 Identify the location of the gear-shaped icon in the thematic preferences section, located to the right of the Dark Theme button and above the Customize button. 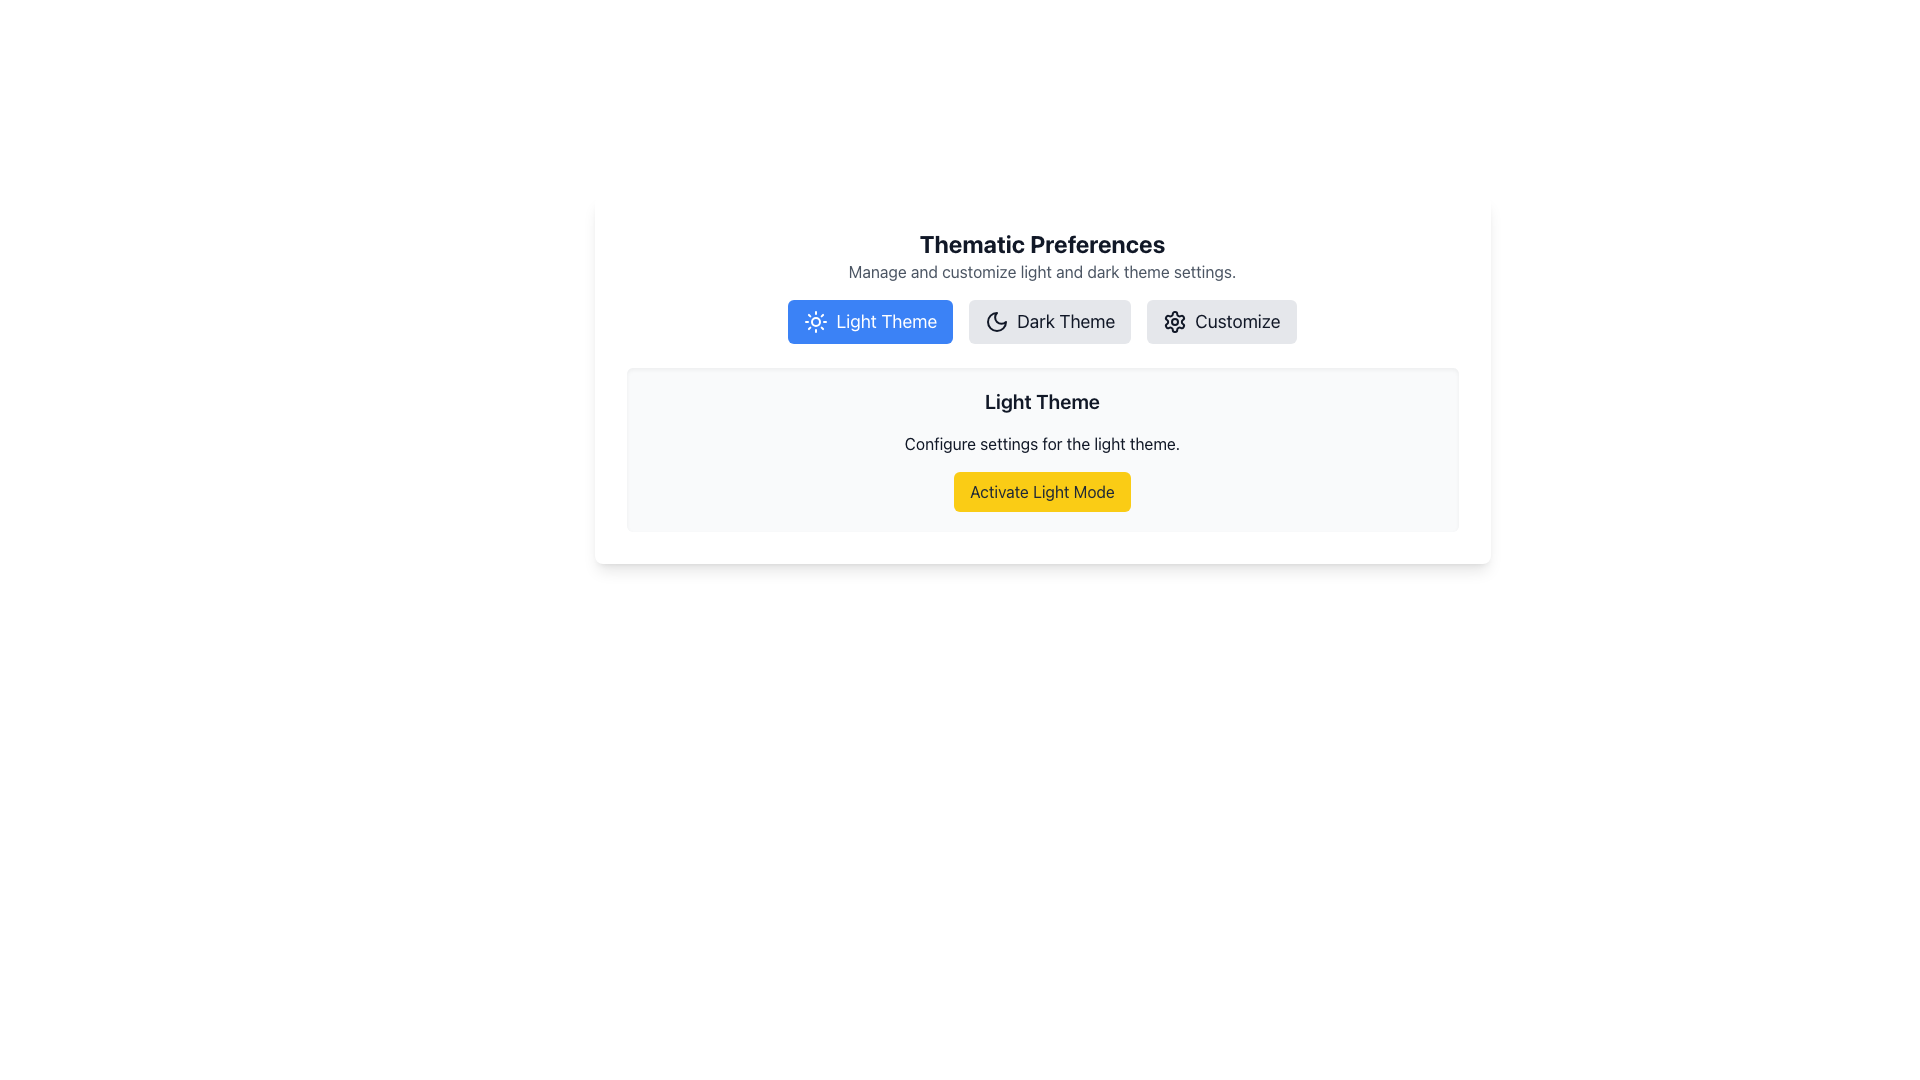
(1175, 320).